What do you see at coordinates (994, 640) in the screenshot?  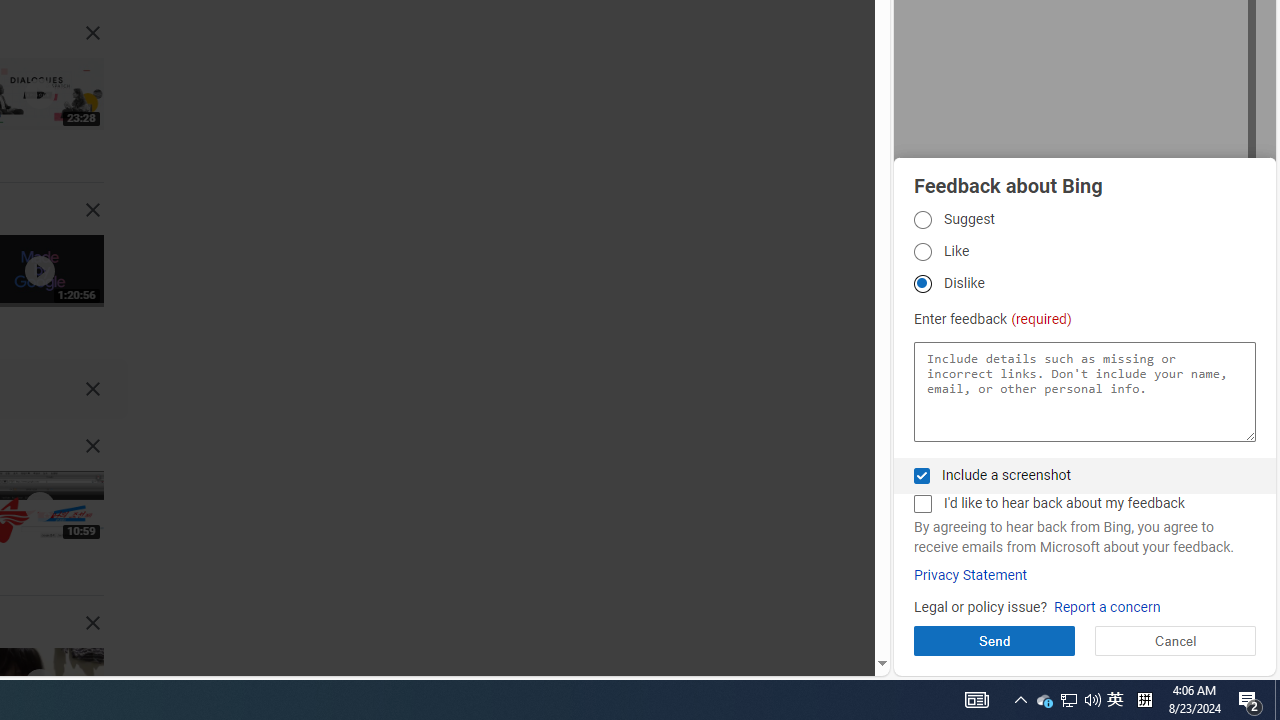 I see `'Send'` at bounding box center [994, 640].